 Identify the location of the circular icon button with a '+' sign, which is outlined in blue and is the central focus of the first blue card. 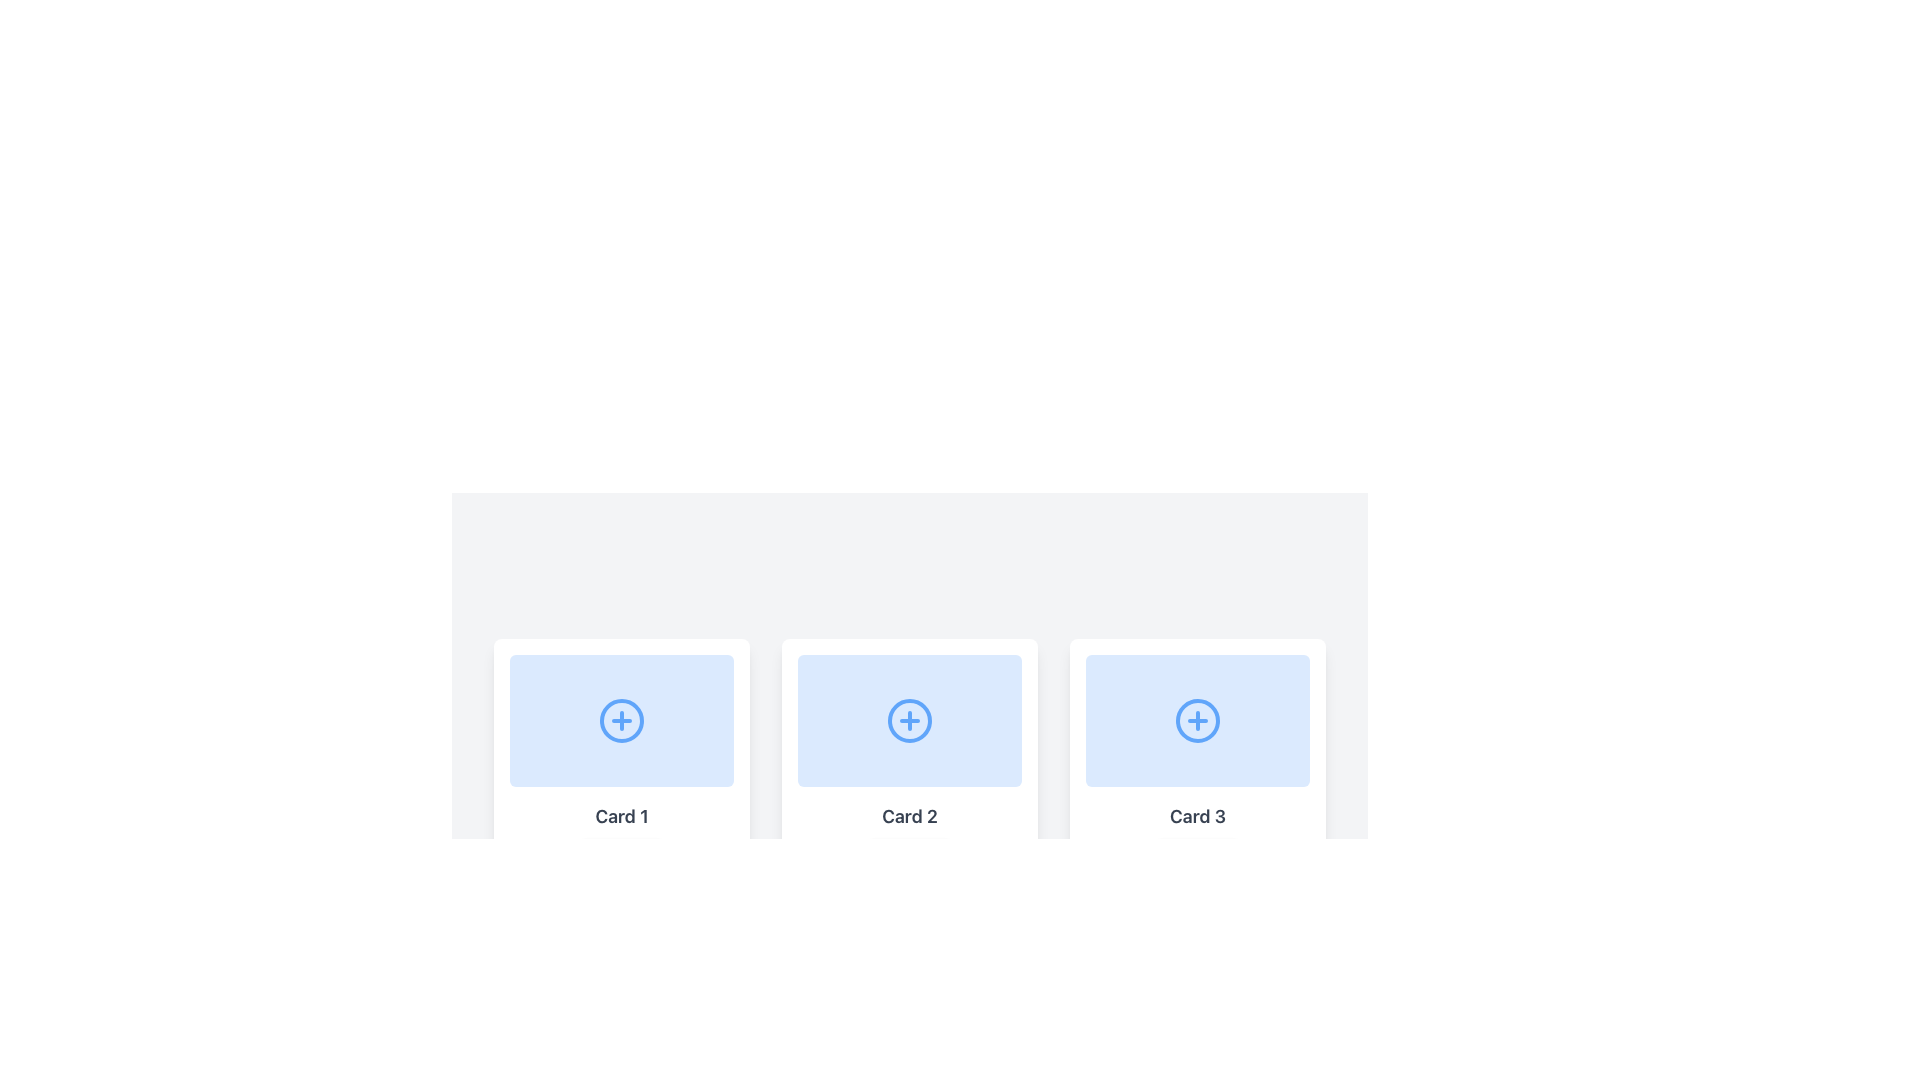
(621, 721).